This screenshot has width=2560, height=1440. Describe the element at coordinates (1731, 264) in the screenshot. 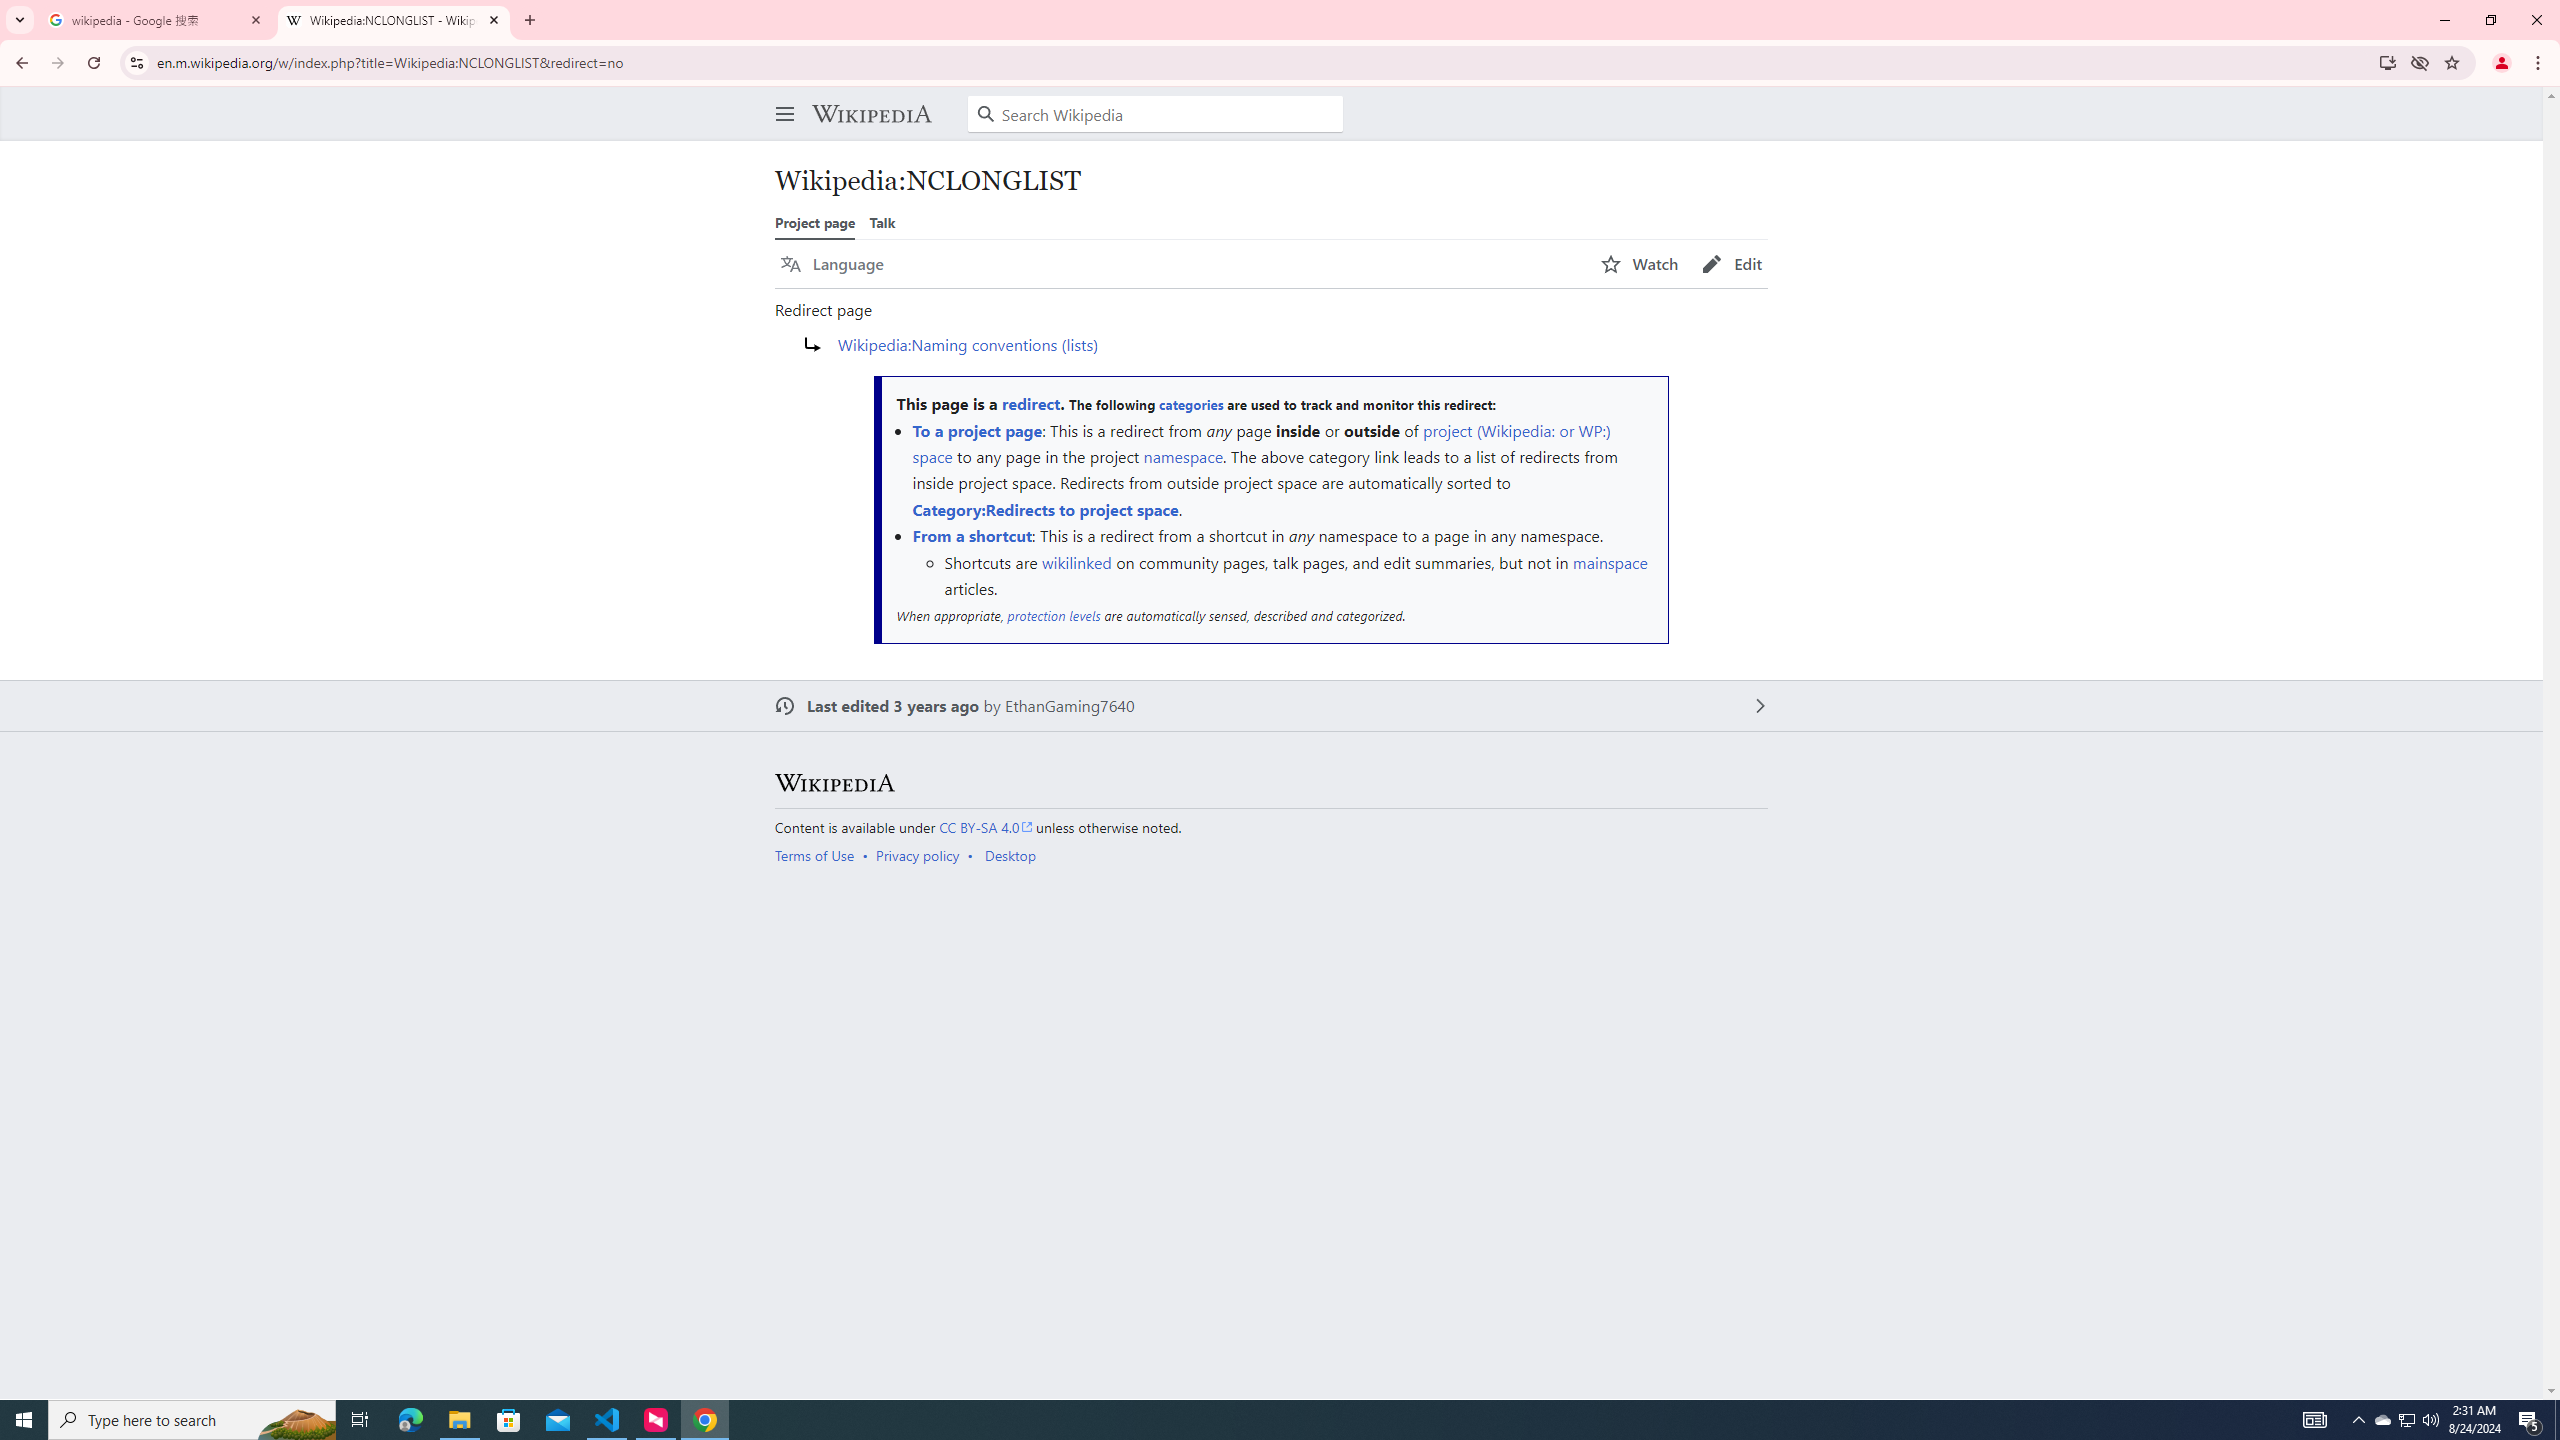

I see `'Edit'` at that location.